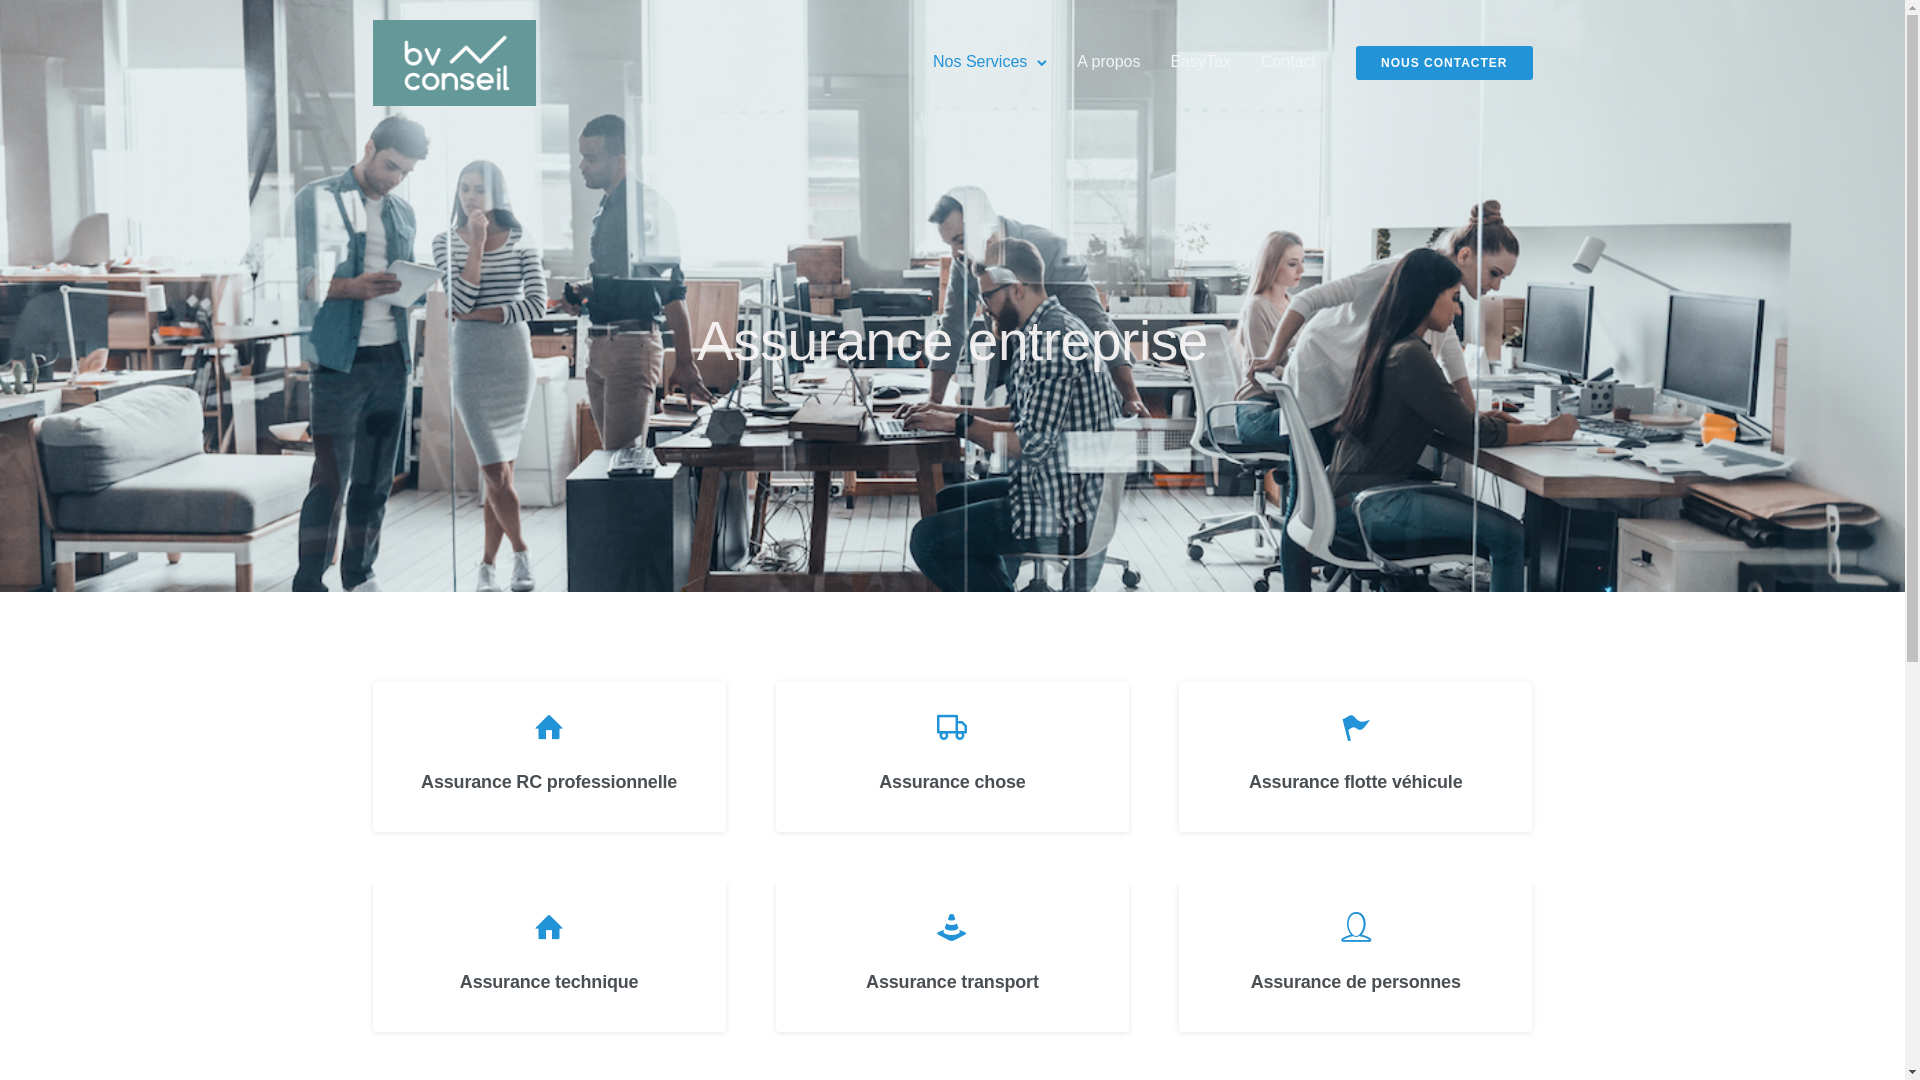 This screenshot has width=1920, height=1080. What do you see at coordinates (1444, 61) in the screenshot?
I see `'NOUS CONTACTER'` at bounding box center [1444, 61].